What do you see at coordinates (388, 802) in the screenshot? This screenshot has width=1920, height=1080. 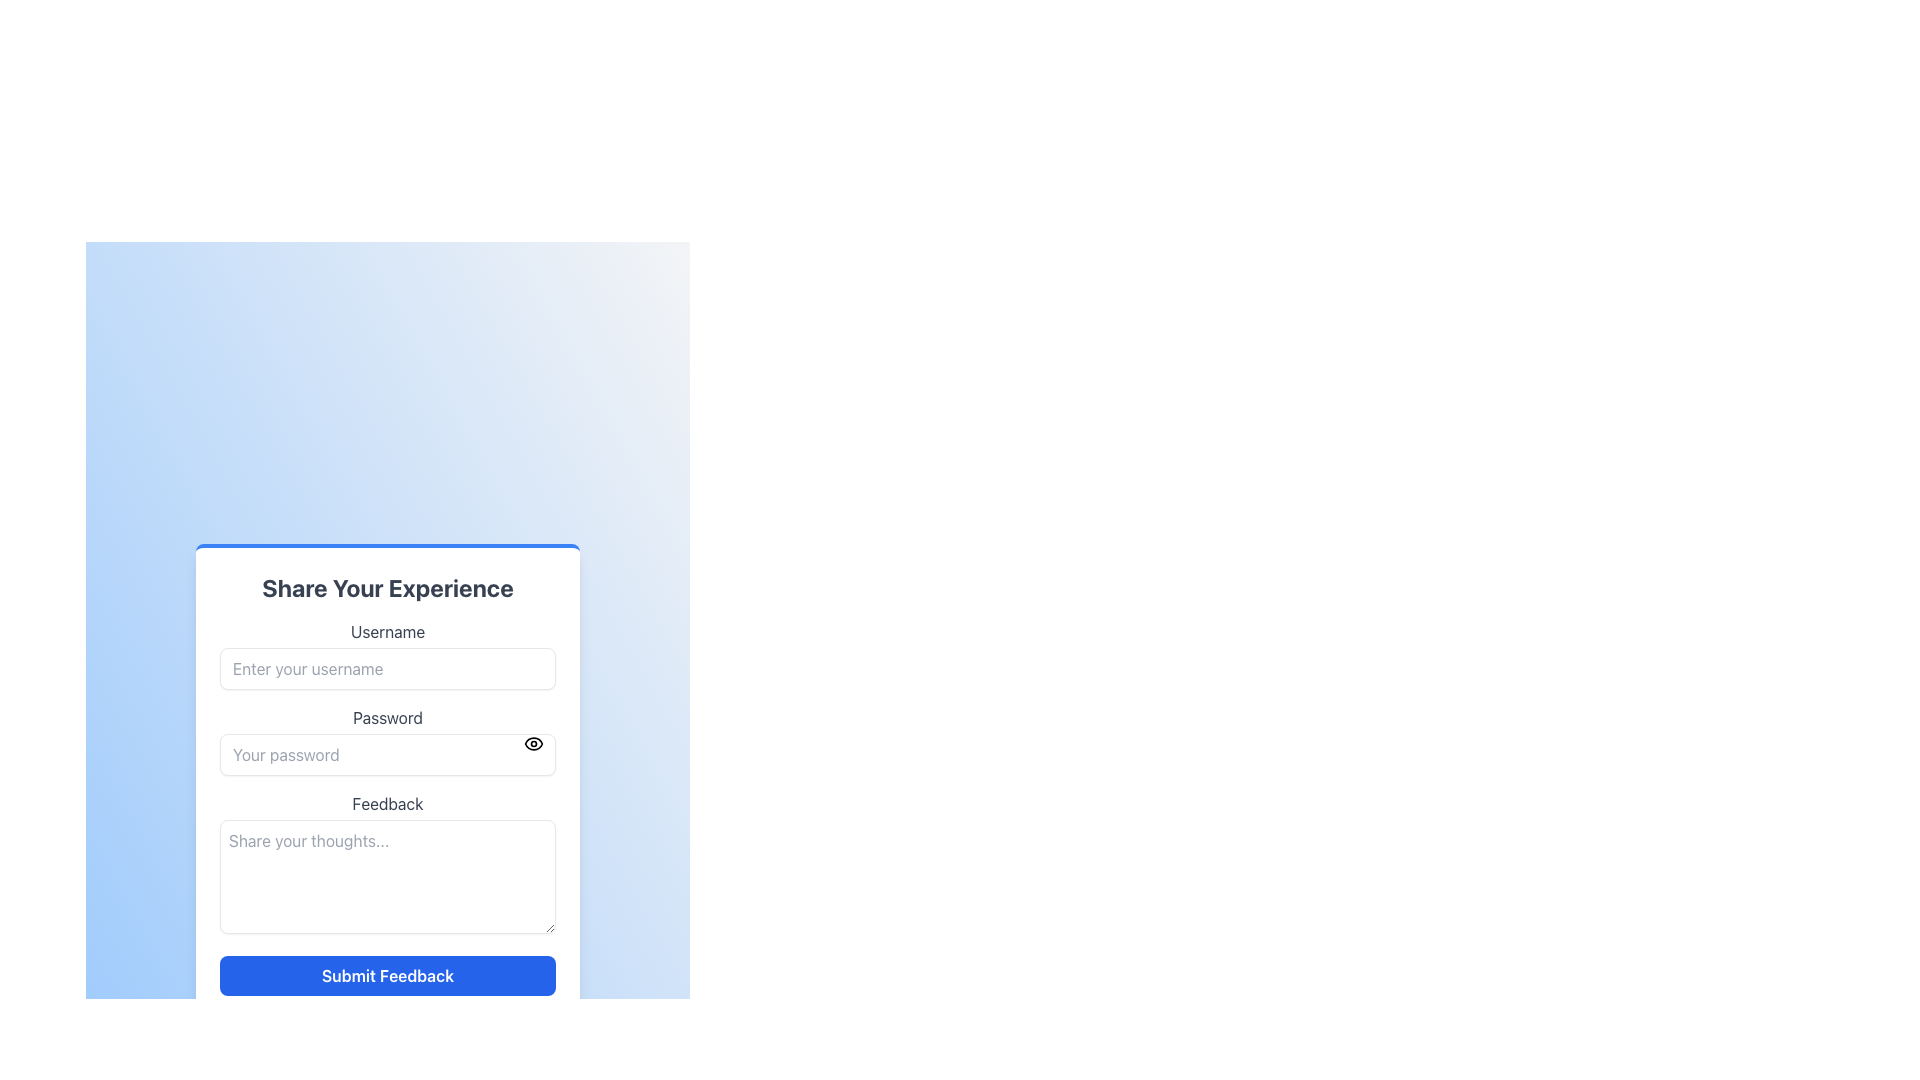 I see `the static text label indicating the purpose of the input field for comments or feedback, located near the bottom of the panel` at bounding box center [388, 802].